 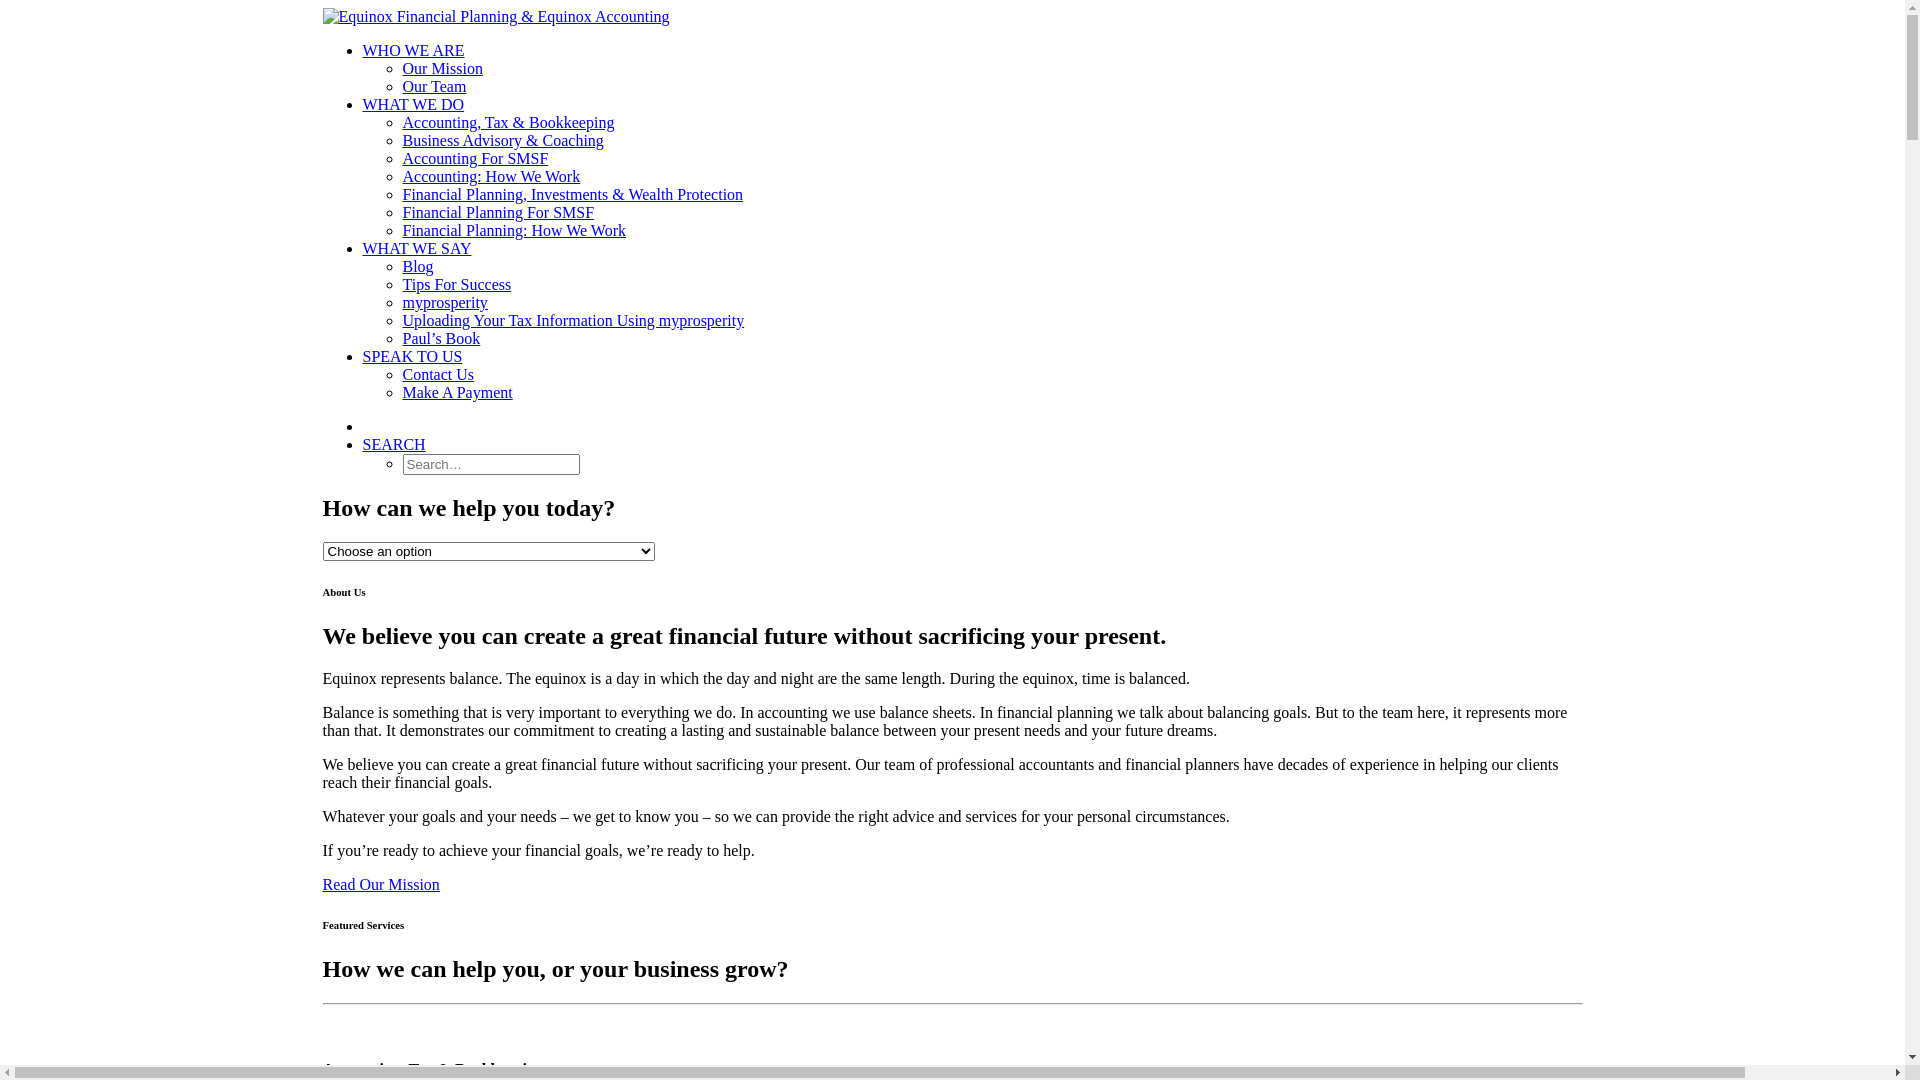 I want to click on 'Blog', so click(x=416, y=265).